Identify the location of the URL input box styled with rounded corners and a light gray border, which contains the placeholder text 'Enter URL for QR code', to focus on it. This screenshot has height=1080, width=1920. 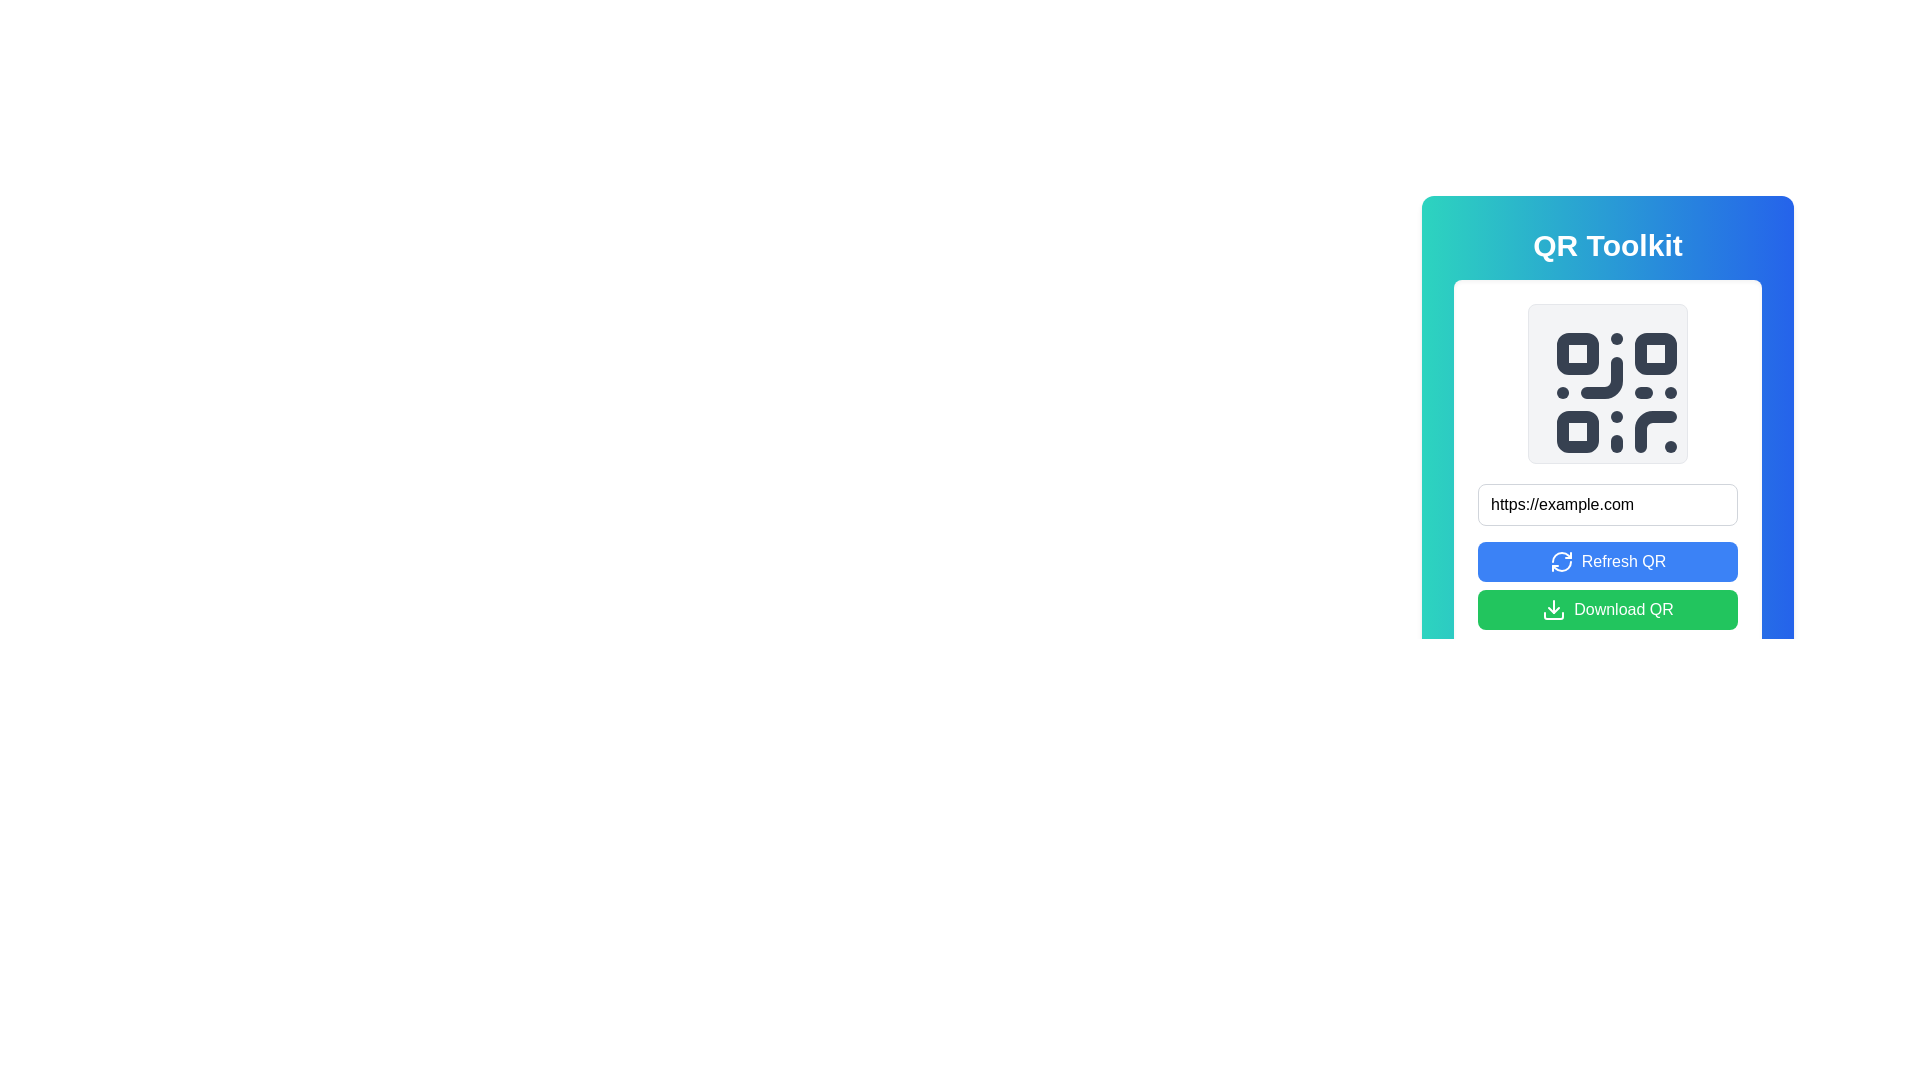
(1608, 504).